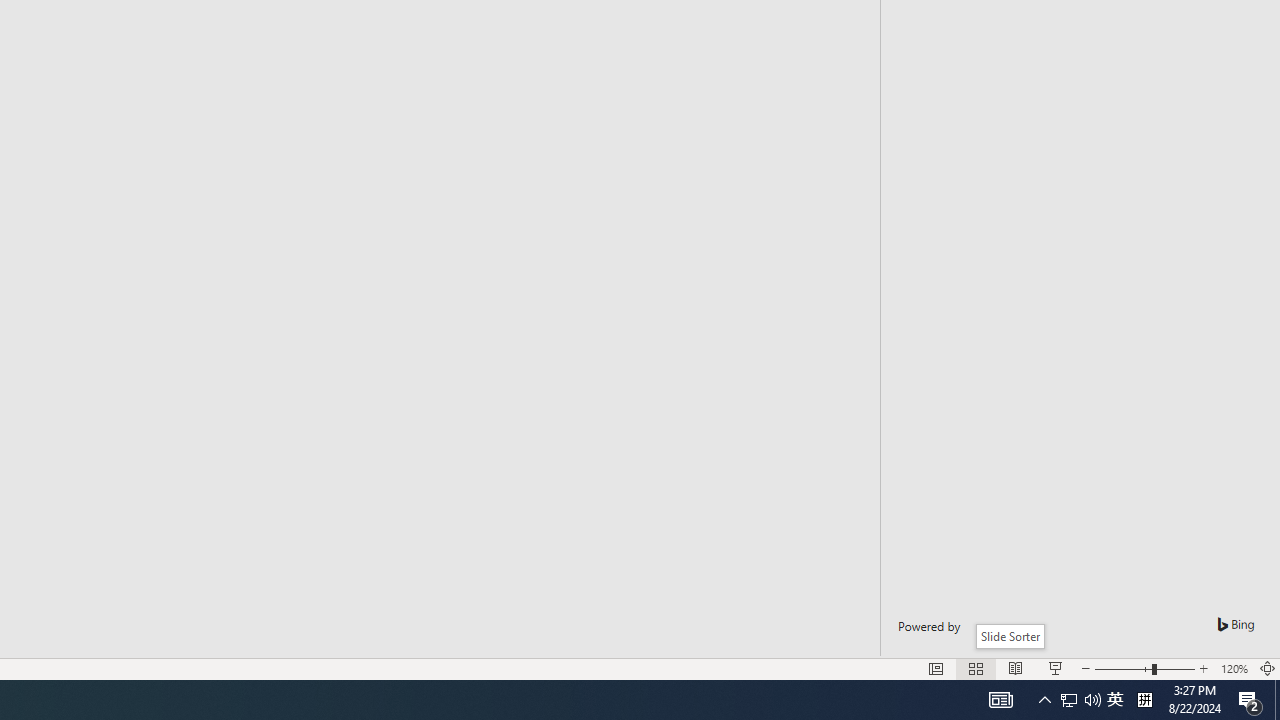  What do you see at coordinates (935, 669) in the screenshot?
I see `'Normal'` at bounding box center [935, 669].